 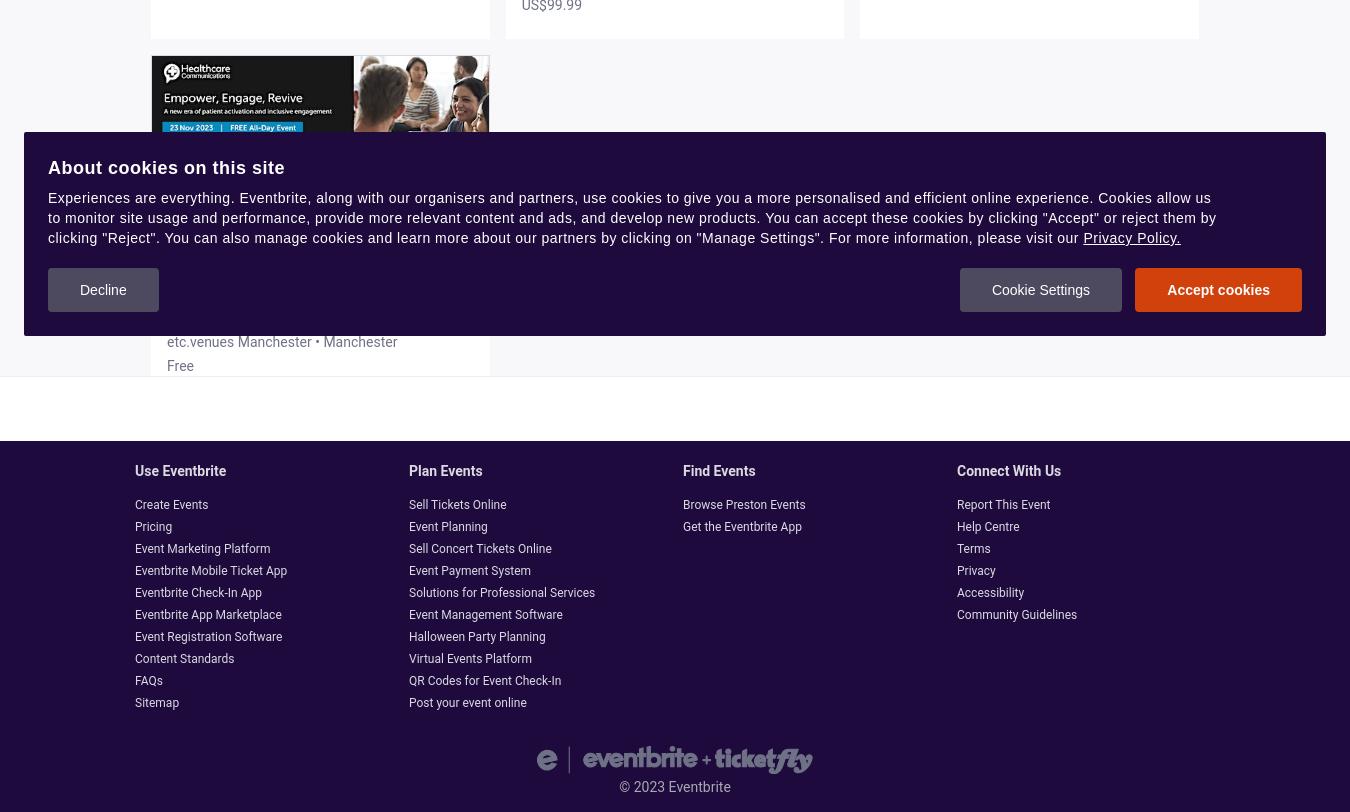 I want to click on 'Report This Event', so click(x=1002, y=504).